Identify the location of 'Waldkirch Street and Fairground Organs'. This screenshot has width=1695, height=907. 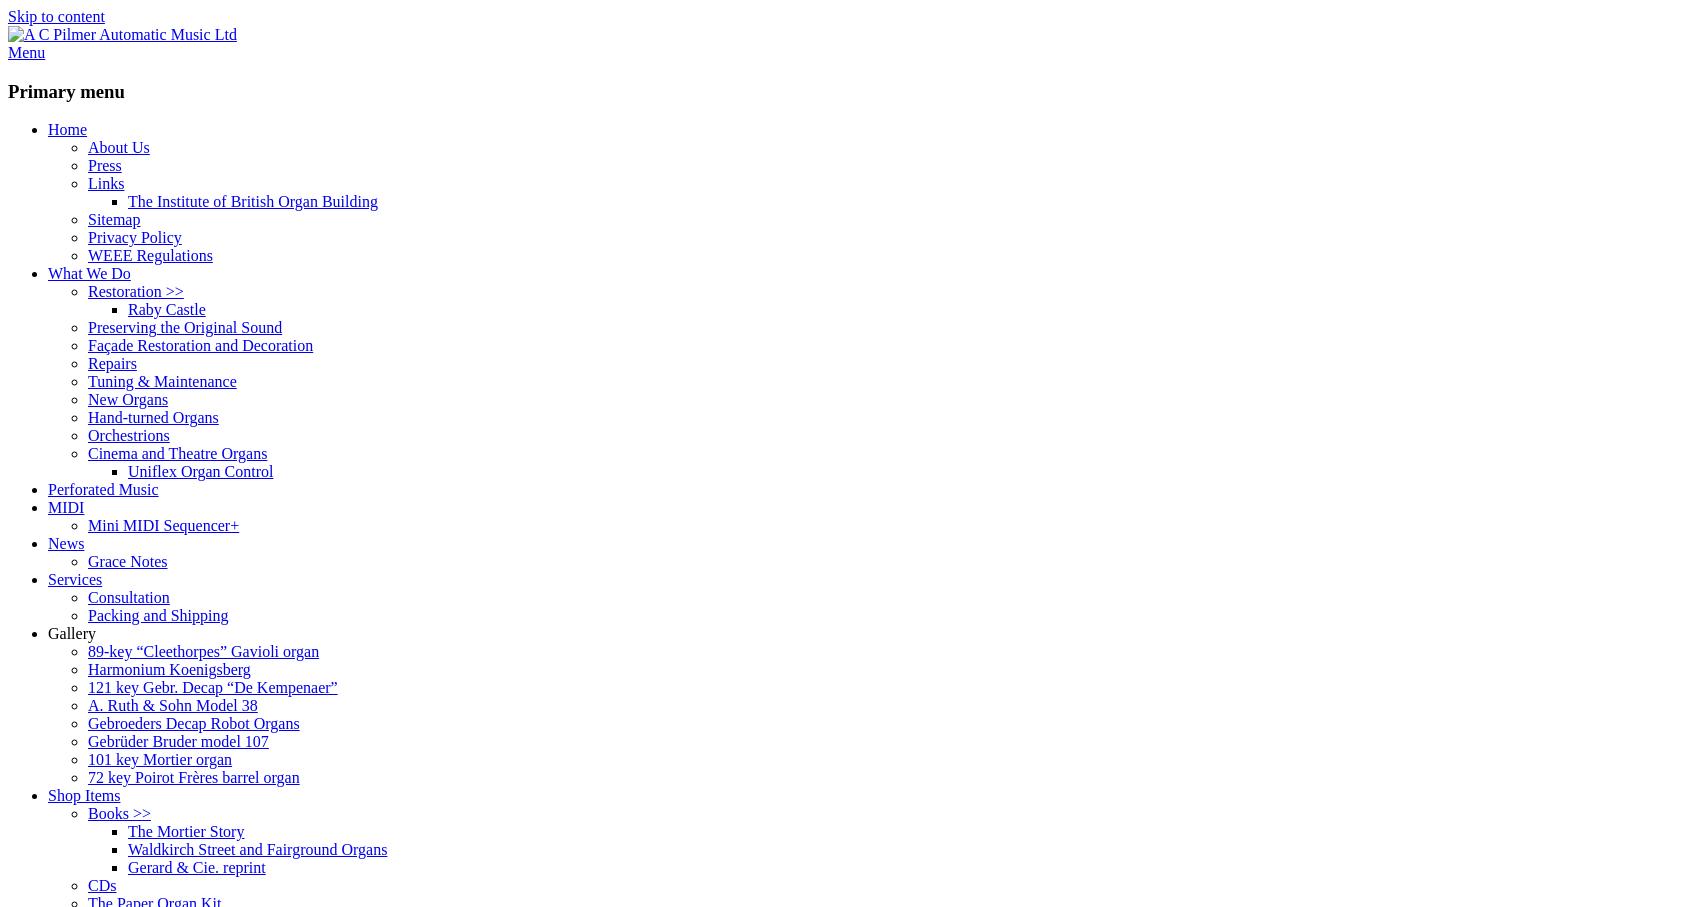
(256, 848).